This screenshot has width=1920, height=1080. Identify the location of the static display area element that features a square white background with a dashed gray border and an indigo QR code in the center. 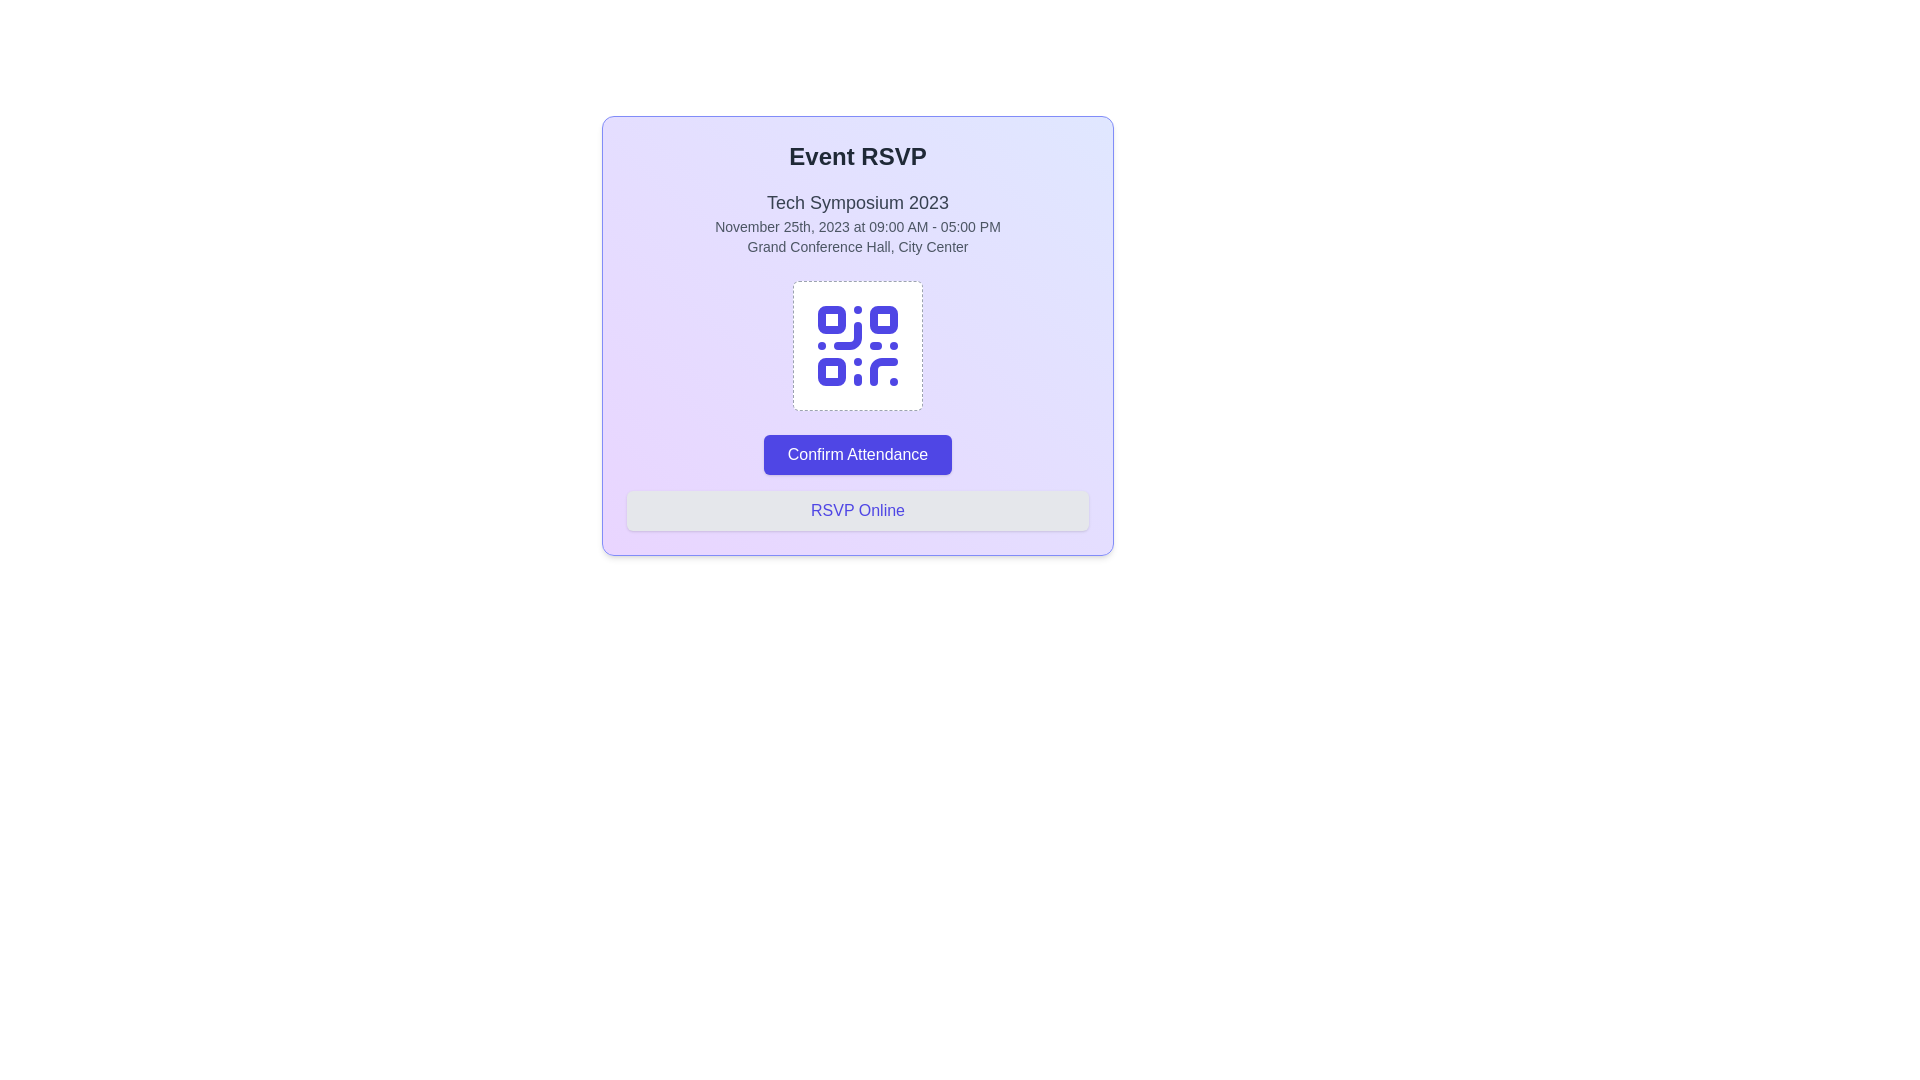
(858, 345).